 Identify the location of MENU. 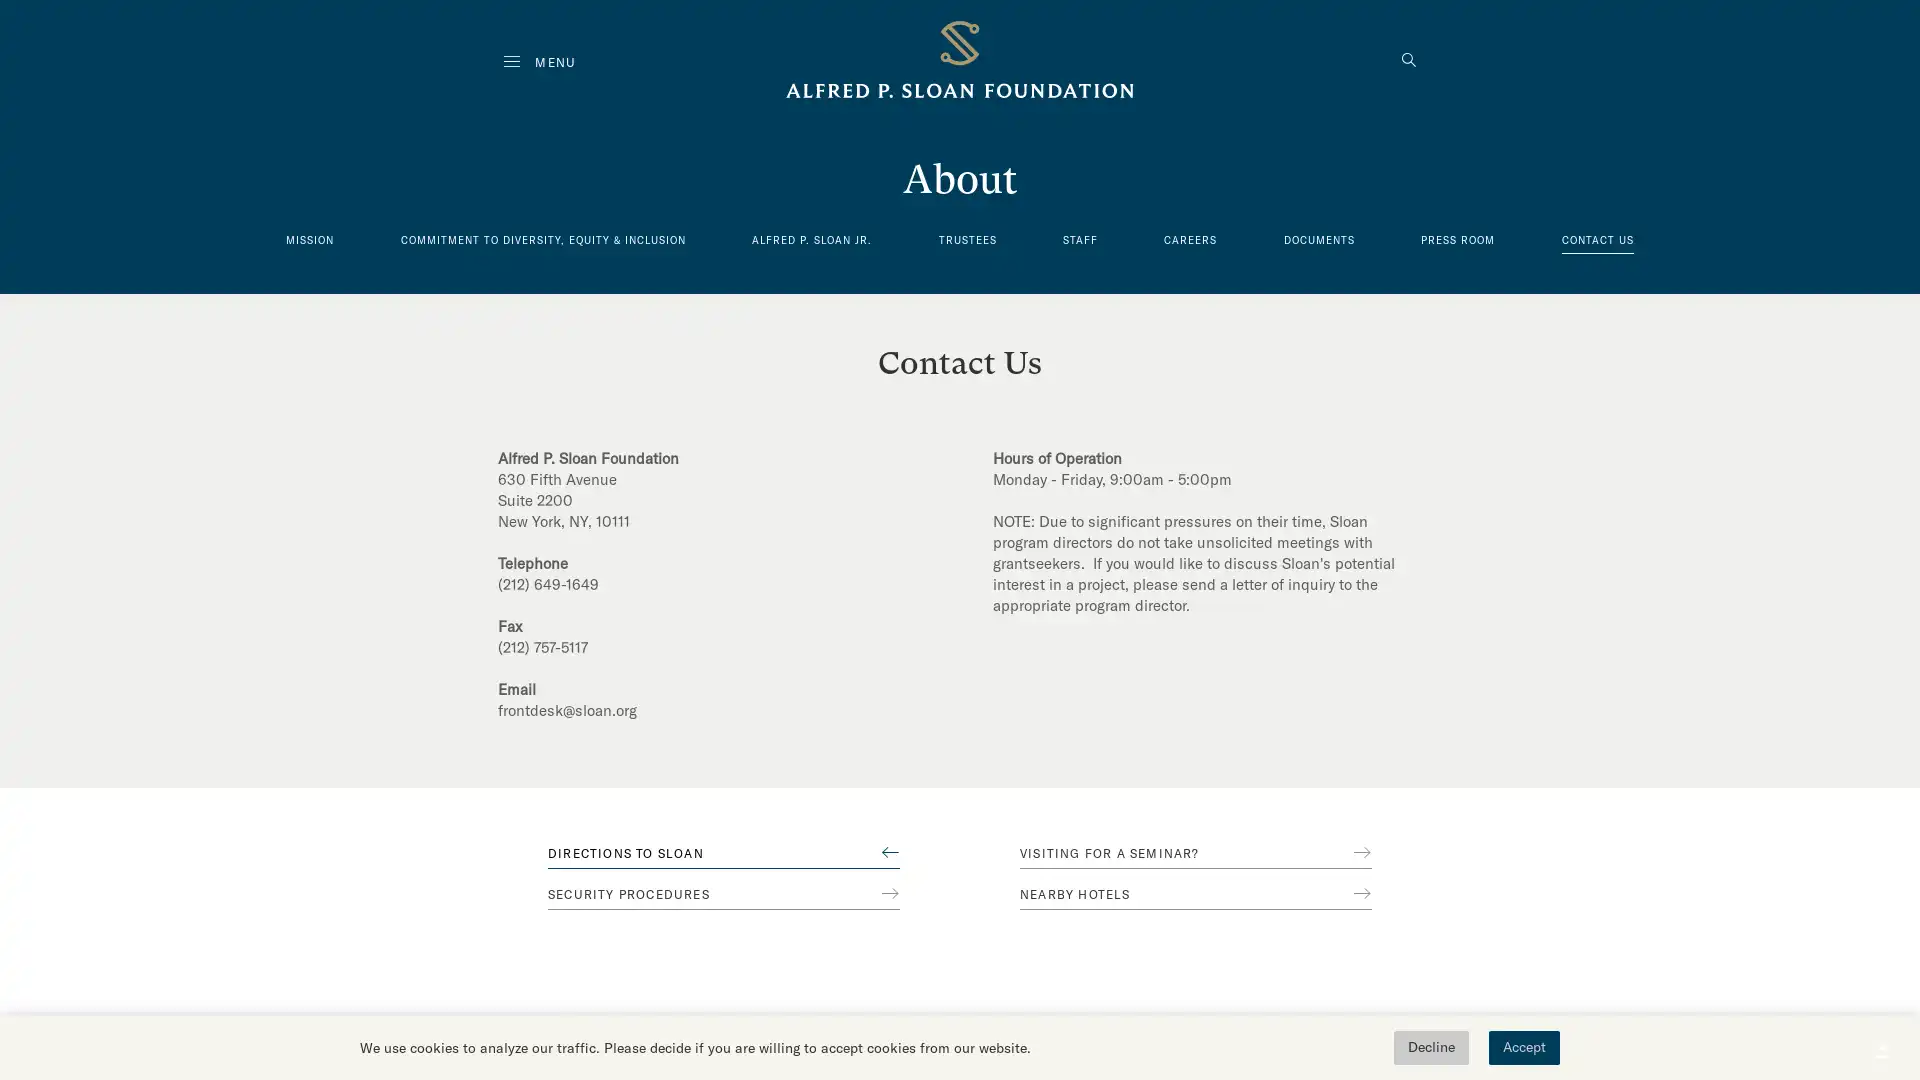
(539, 61).